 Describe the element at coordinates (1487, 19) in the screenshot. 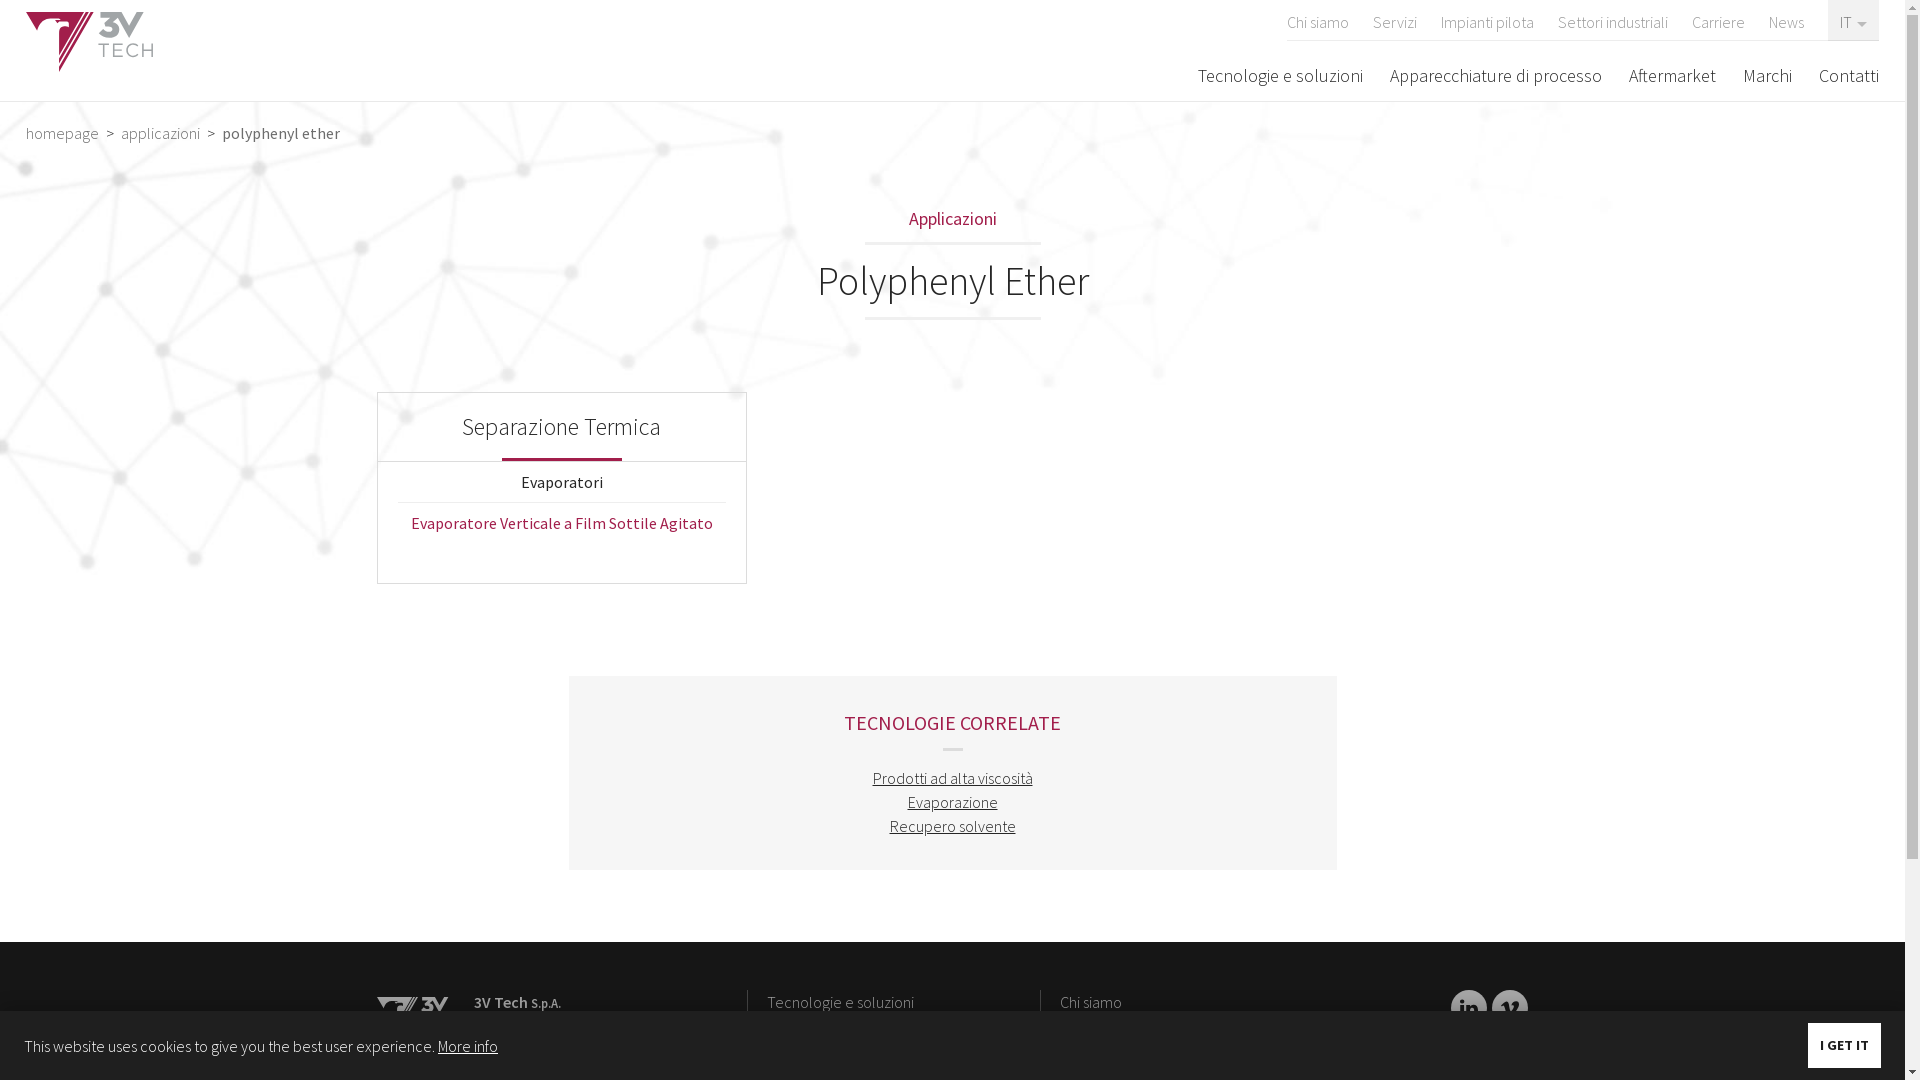

I see `'Impianti pilota'` at that location.